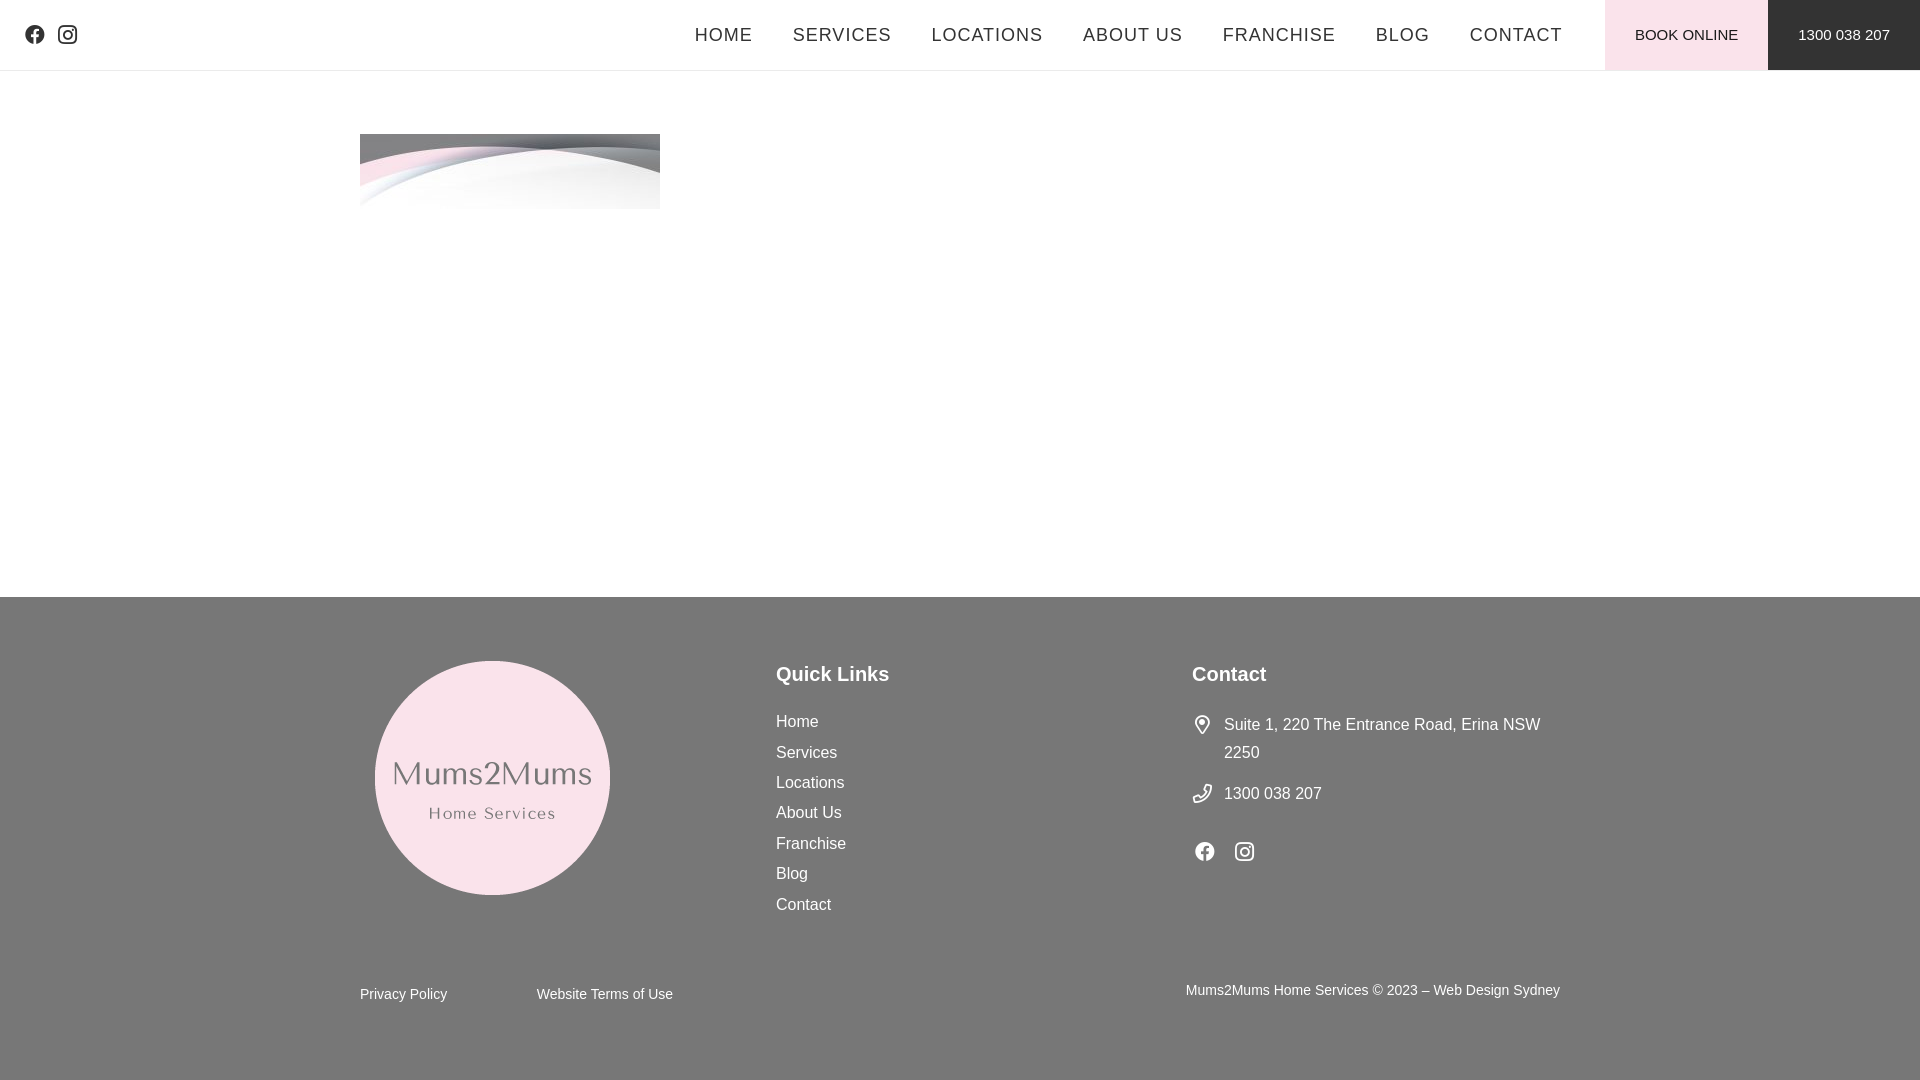 The width and height of the screenshot is (1920, 1080). Describe the element at coordinates (1233, 852) in the screenshot. I see `'Instagram'` at that location.